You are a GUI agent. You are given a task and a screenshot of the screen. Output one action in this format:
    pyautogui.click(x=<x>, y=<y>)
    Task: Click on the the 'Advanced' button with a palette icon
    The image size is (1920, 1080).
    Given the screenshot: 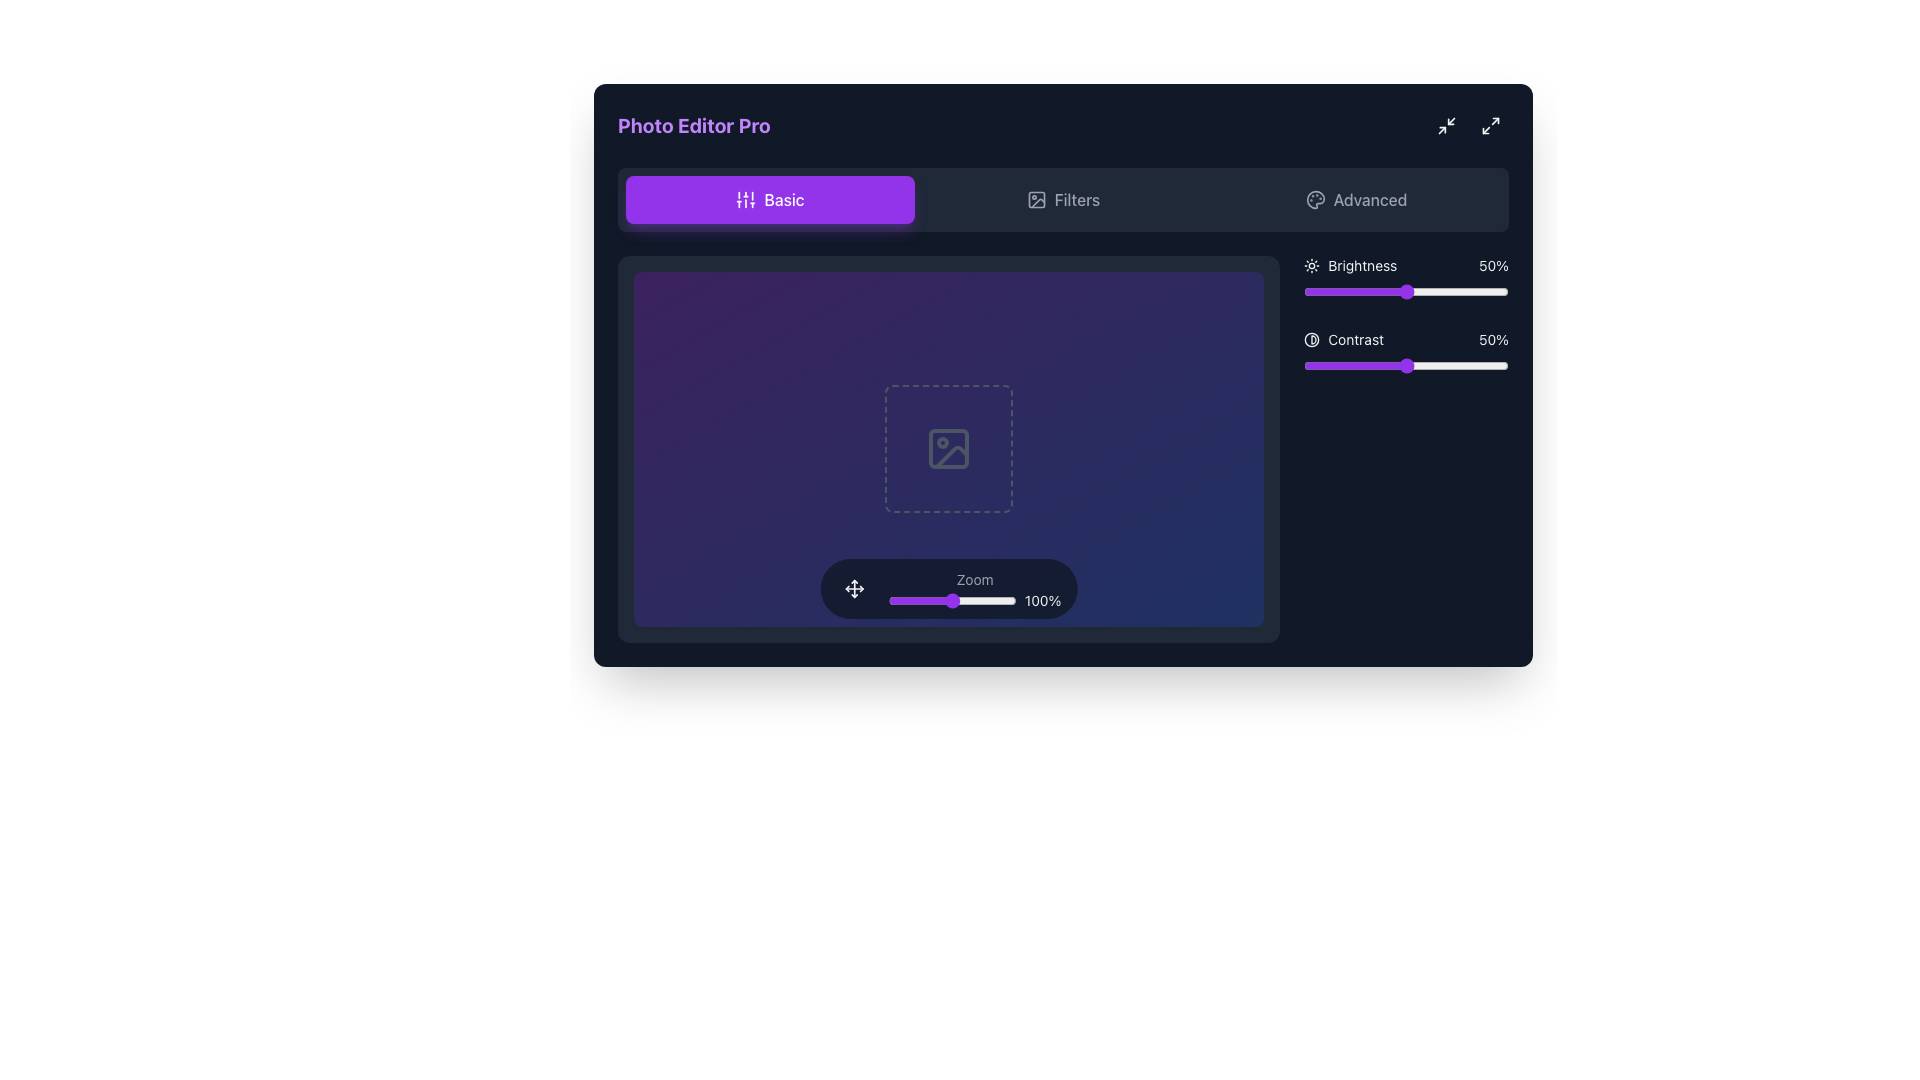 What is the action you would take?
    pyautogui.click(x=1356, y=200)
    